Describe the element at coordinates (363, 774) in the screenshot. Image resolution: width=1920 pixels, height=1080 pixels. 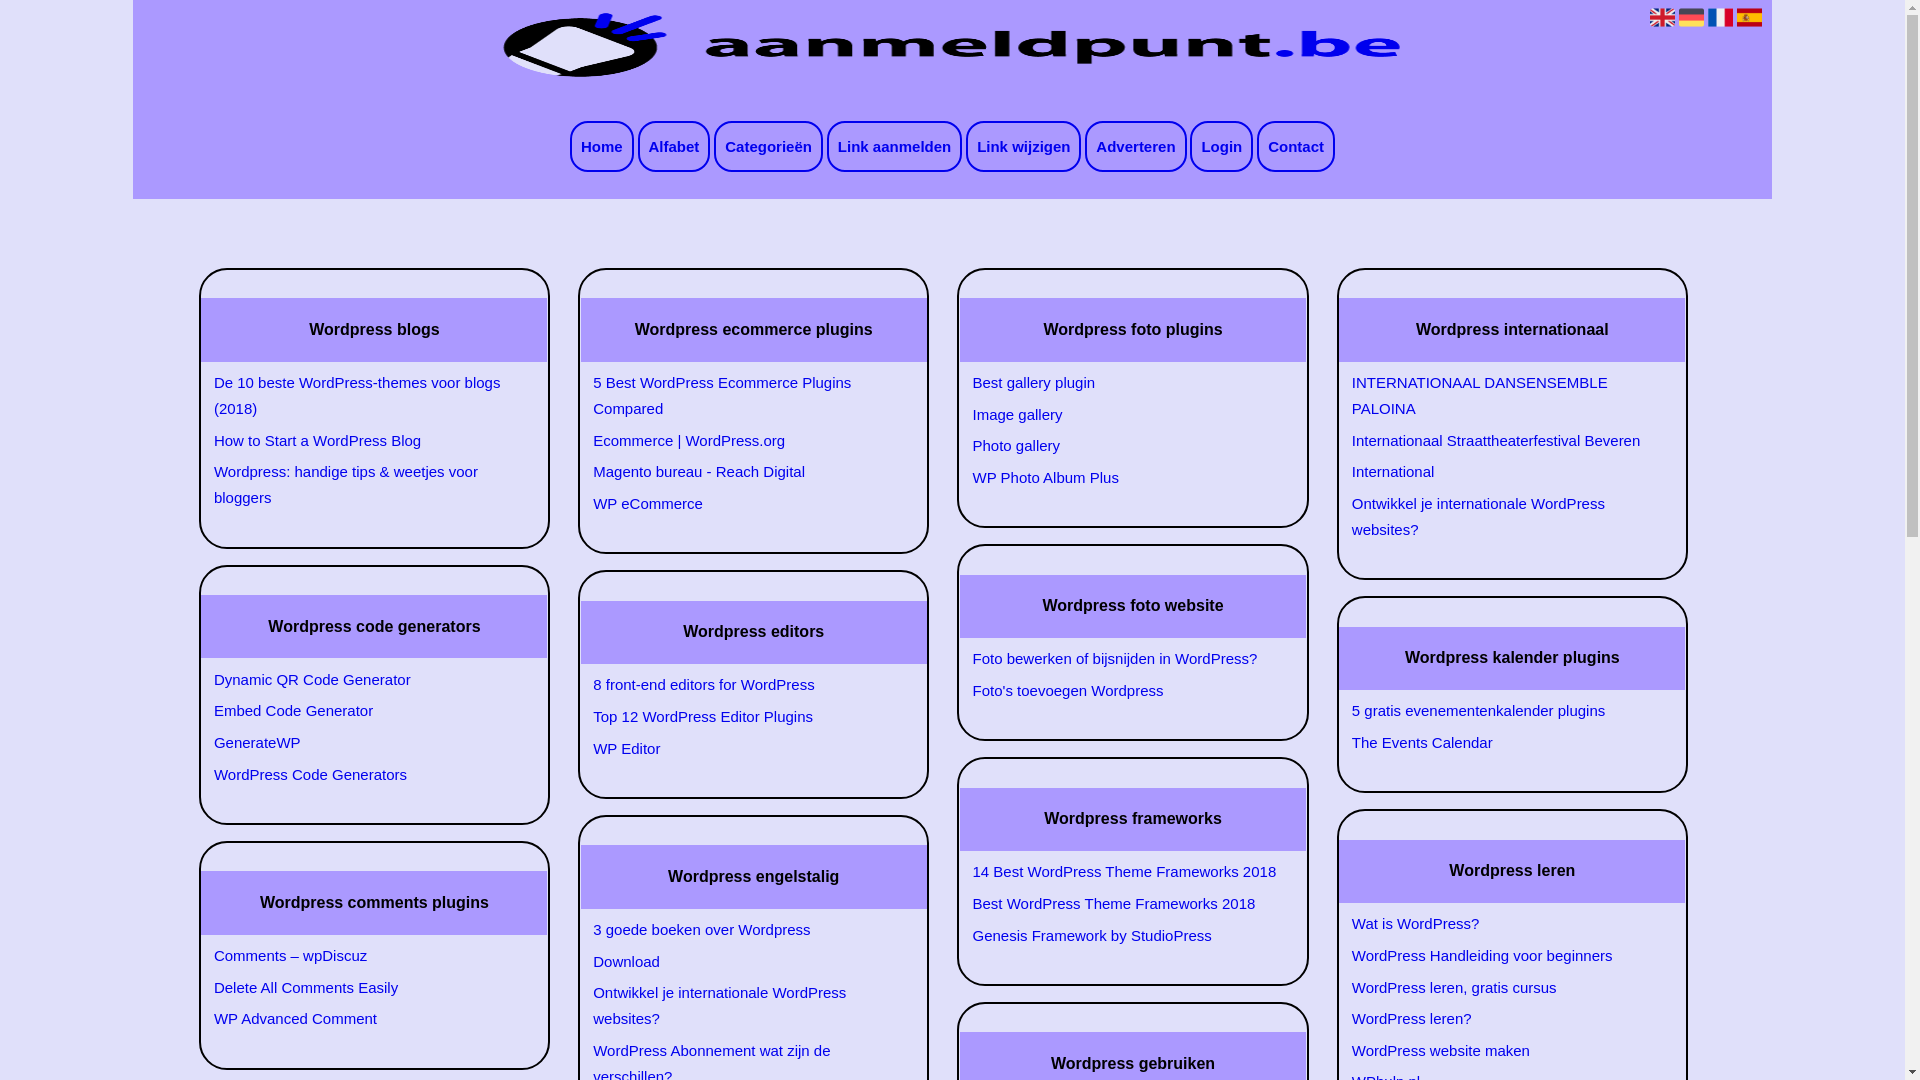
I see `'WordPress Code Generators'` at that location.